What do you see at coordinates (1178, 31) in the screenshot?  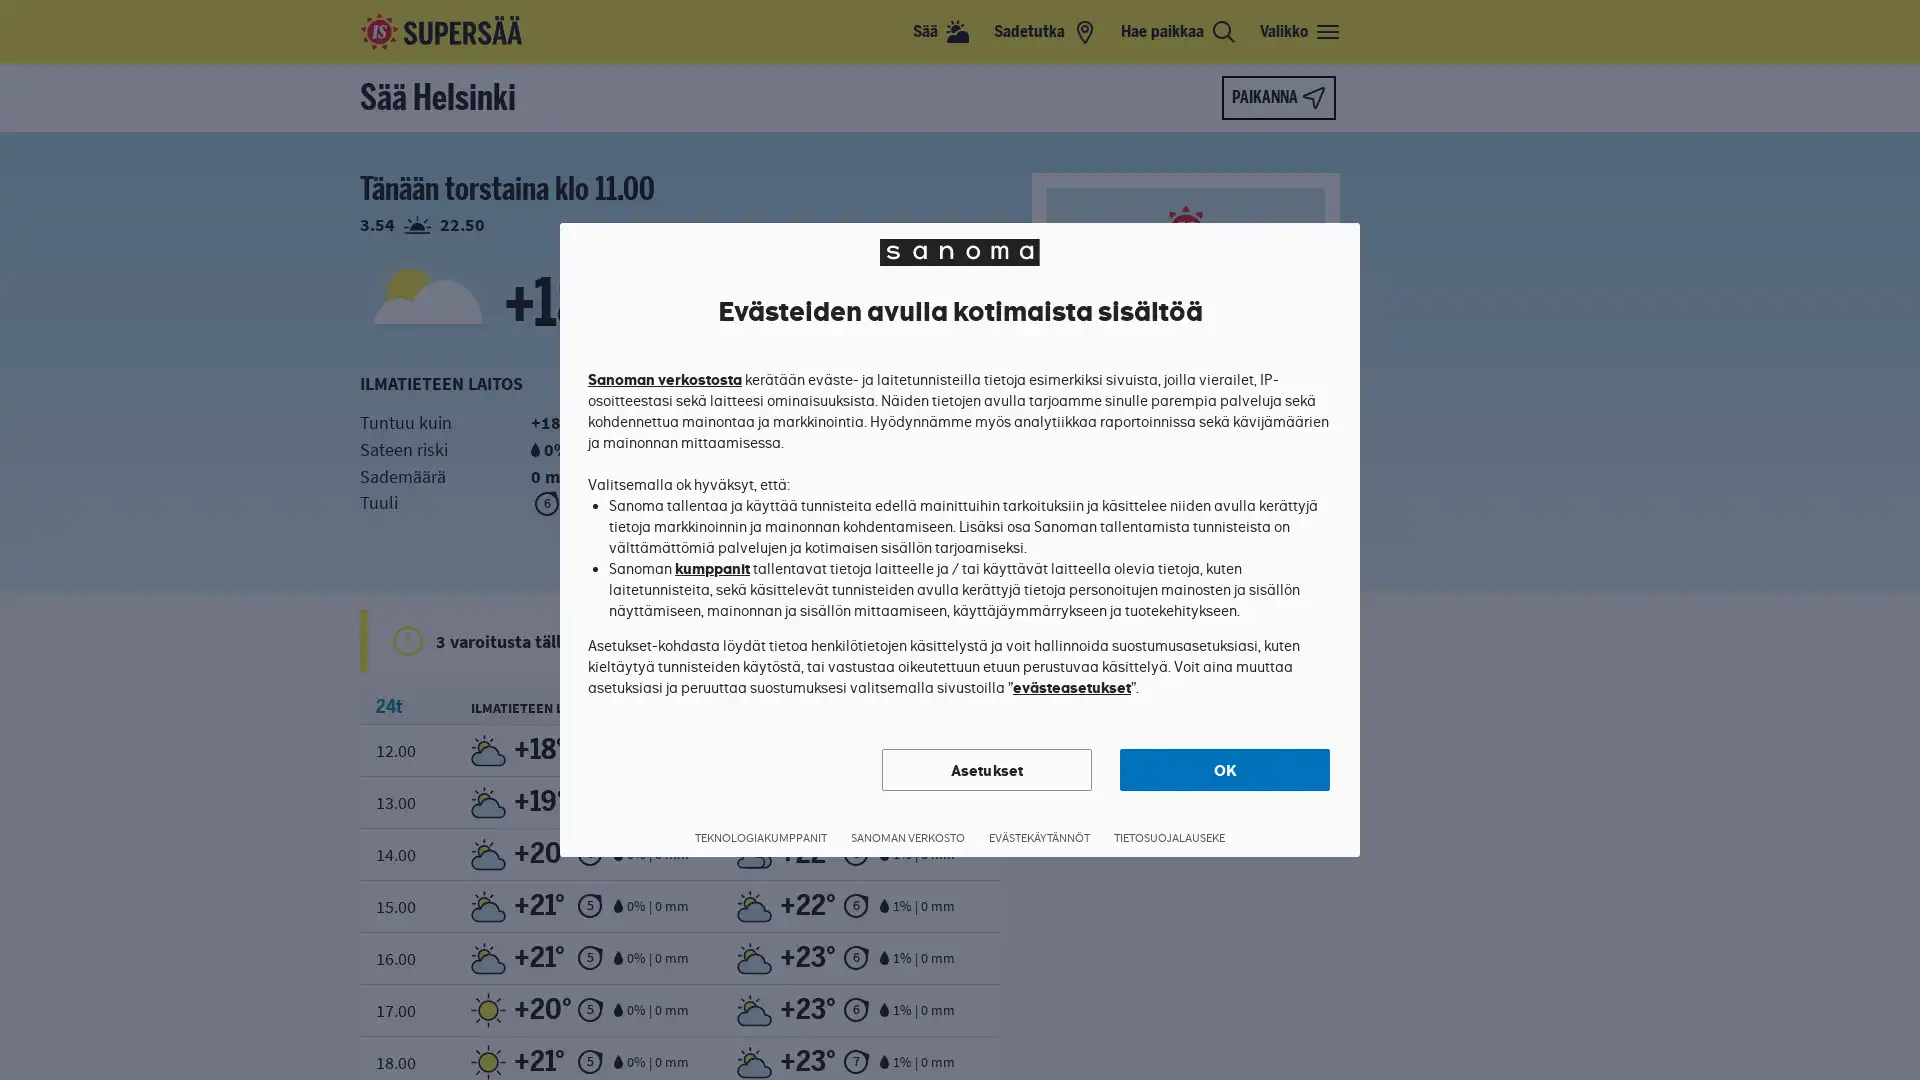 I see `Hae paikkaa` at bounding box center [1178, 31].